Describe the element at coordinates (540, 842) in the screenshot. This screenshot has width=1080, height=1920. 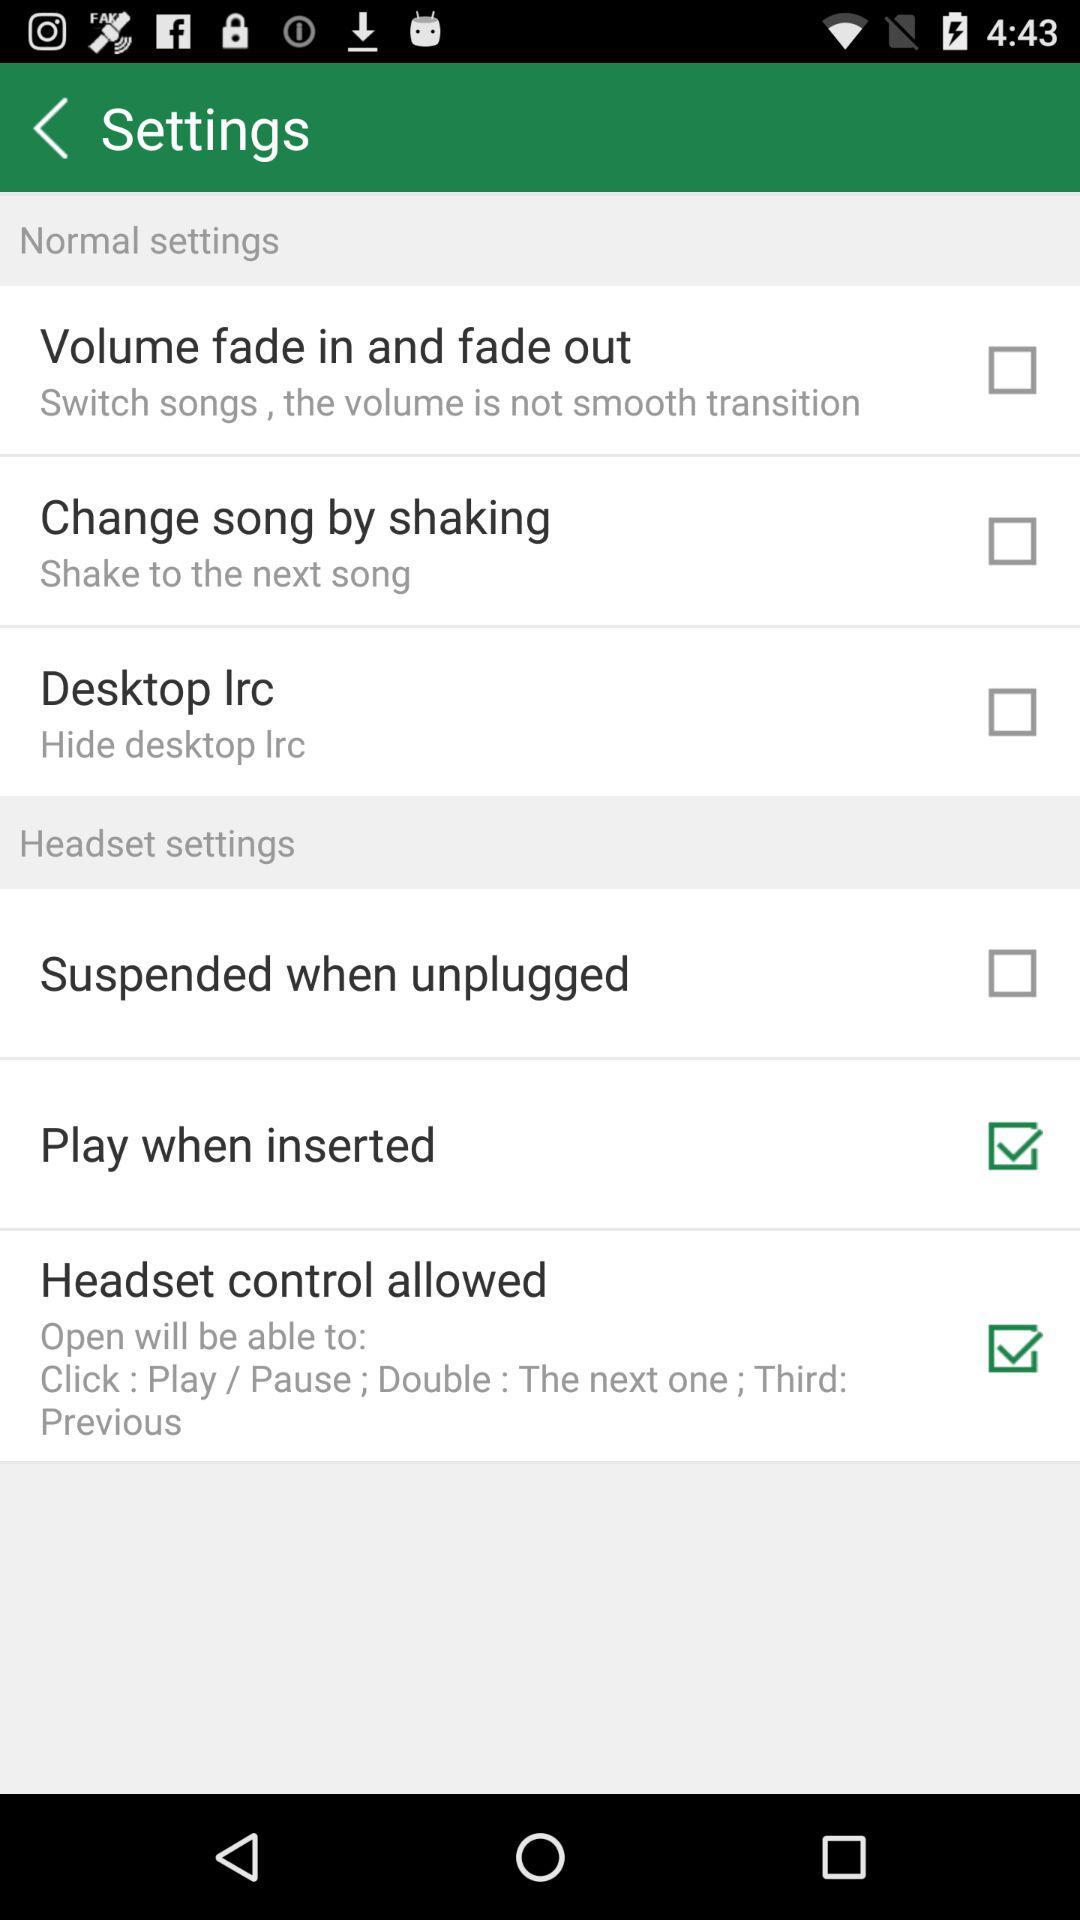
I see `headset settings item` at that location.